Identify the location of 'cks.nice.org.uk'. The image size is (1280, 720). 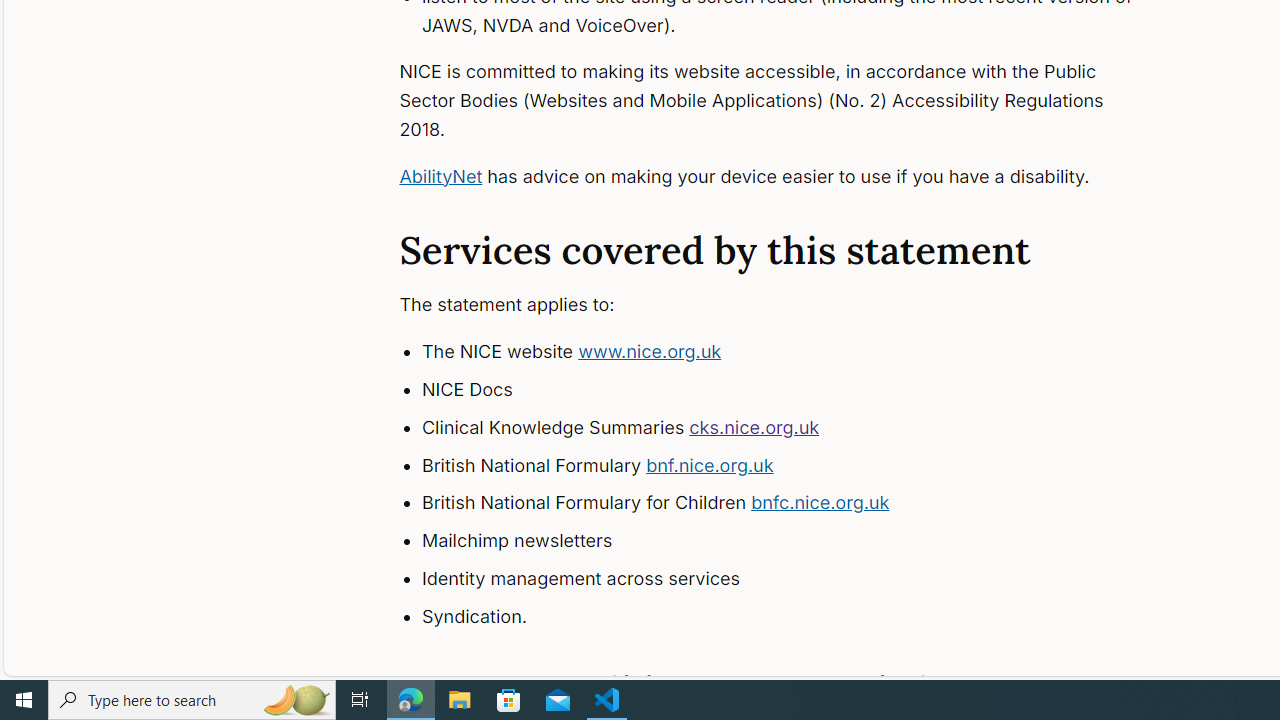
(753, 425).